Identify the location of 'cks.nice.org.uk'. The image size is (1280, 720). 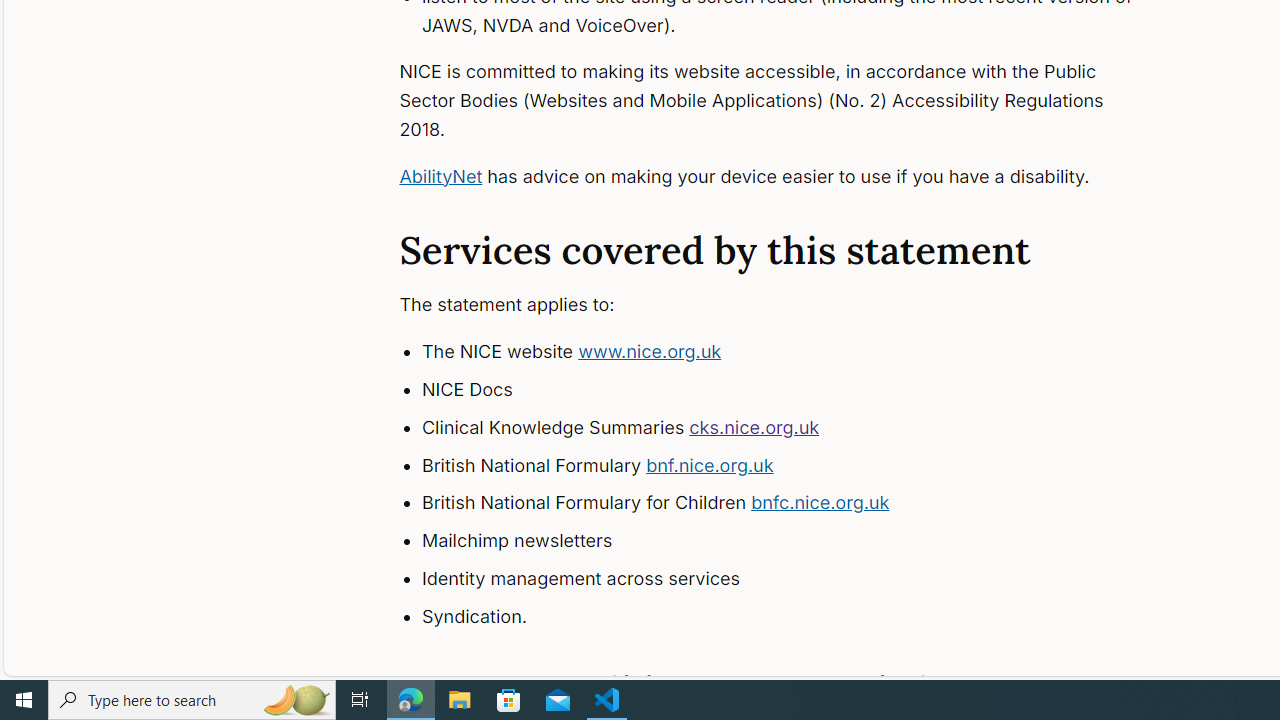
(753, 425).